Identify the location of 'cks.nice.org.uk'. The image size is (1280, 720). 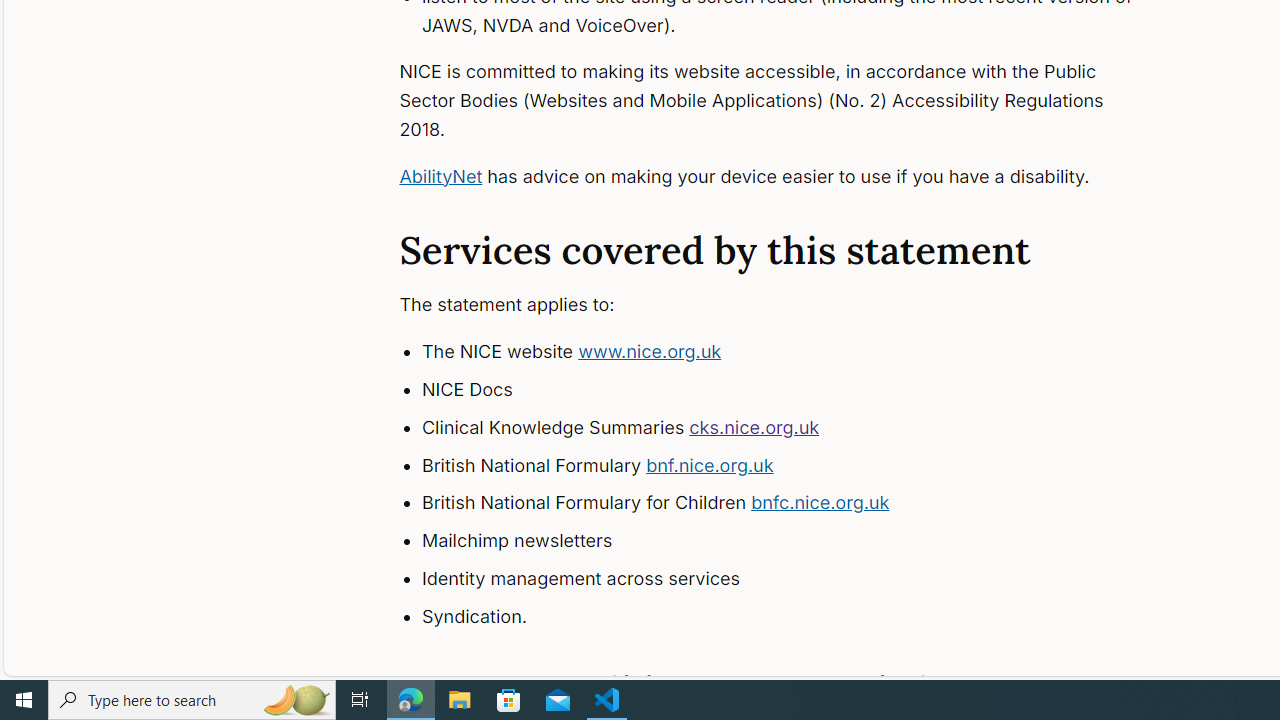
(753, 425).